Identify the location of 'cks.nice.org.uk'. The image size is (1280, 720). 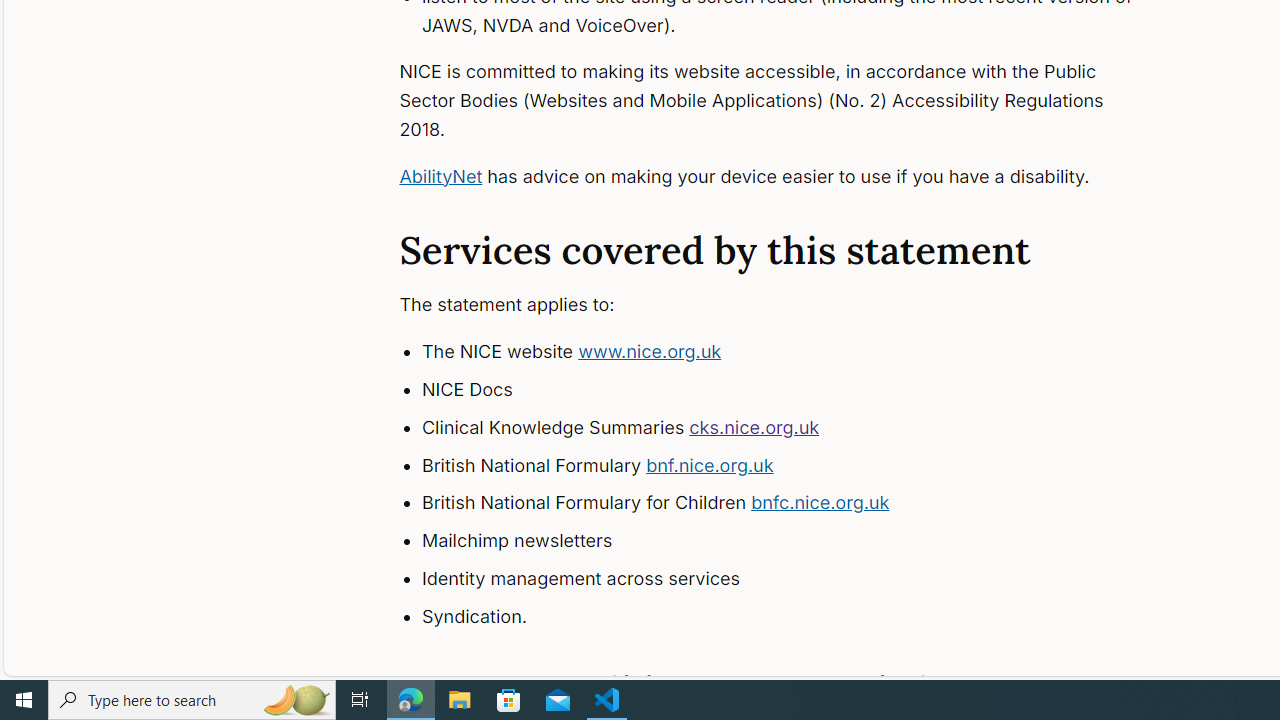
(753, 425).